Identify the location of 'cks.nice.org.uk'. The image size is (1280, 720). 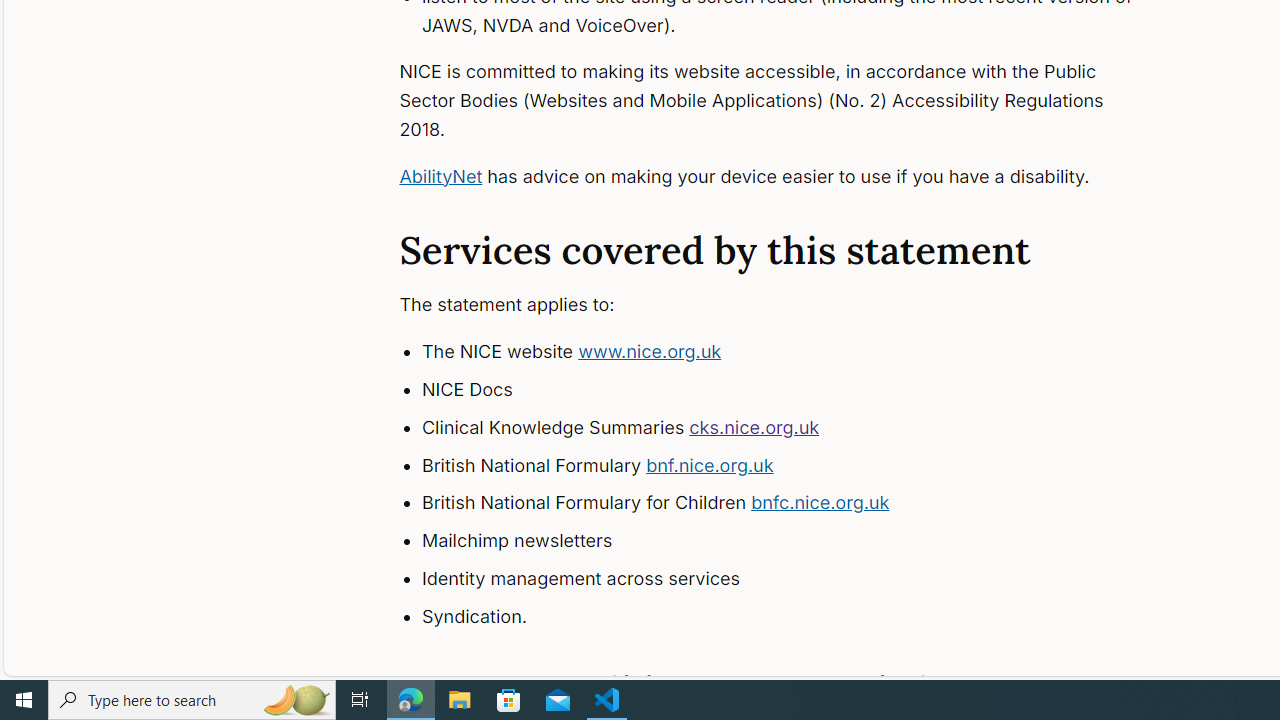
(753, 425).